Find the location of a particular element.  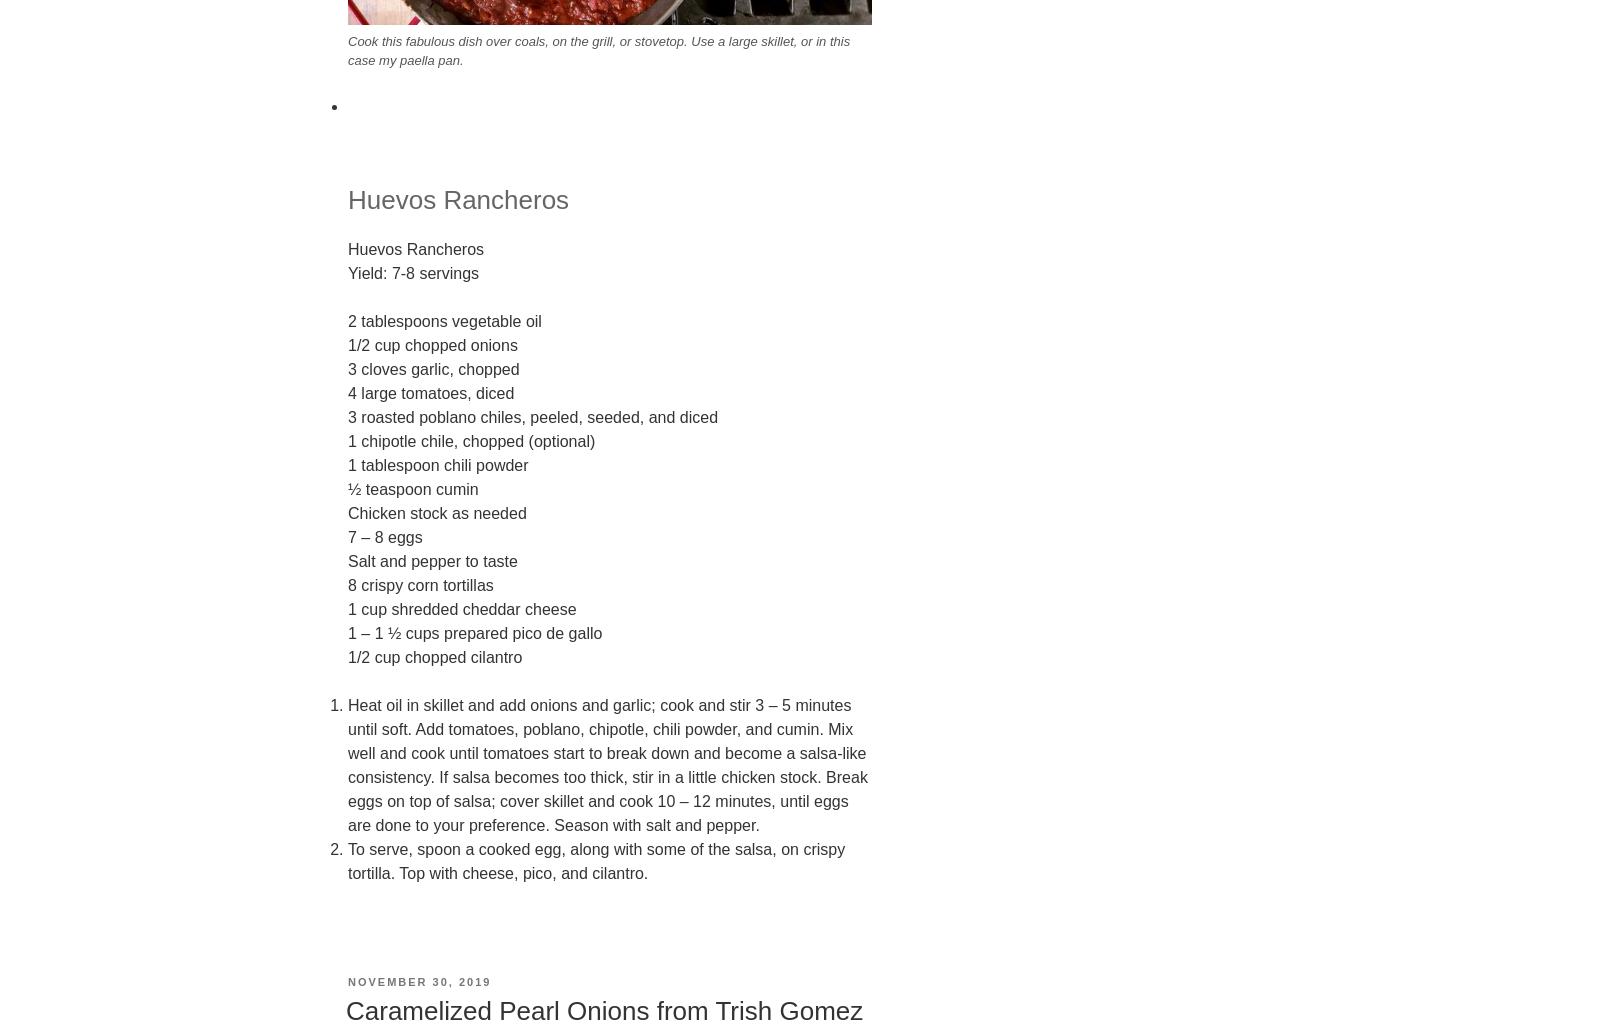

'3 cloves garlic, chopped' is located at coordinates (348, 367).